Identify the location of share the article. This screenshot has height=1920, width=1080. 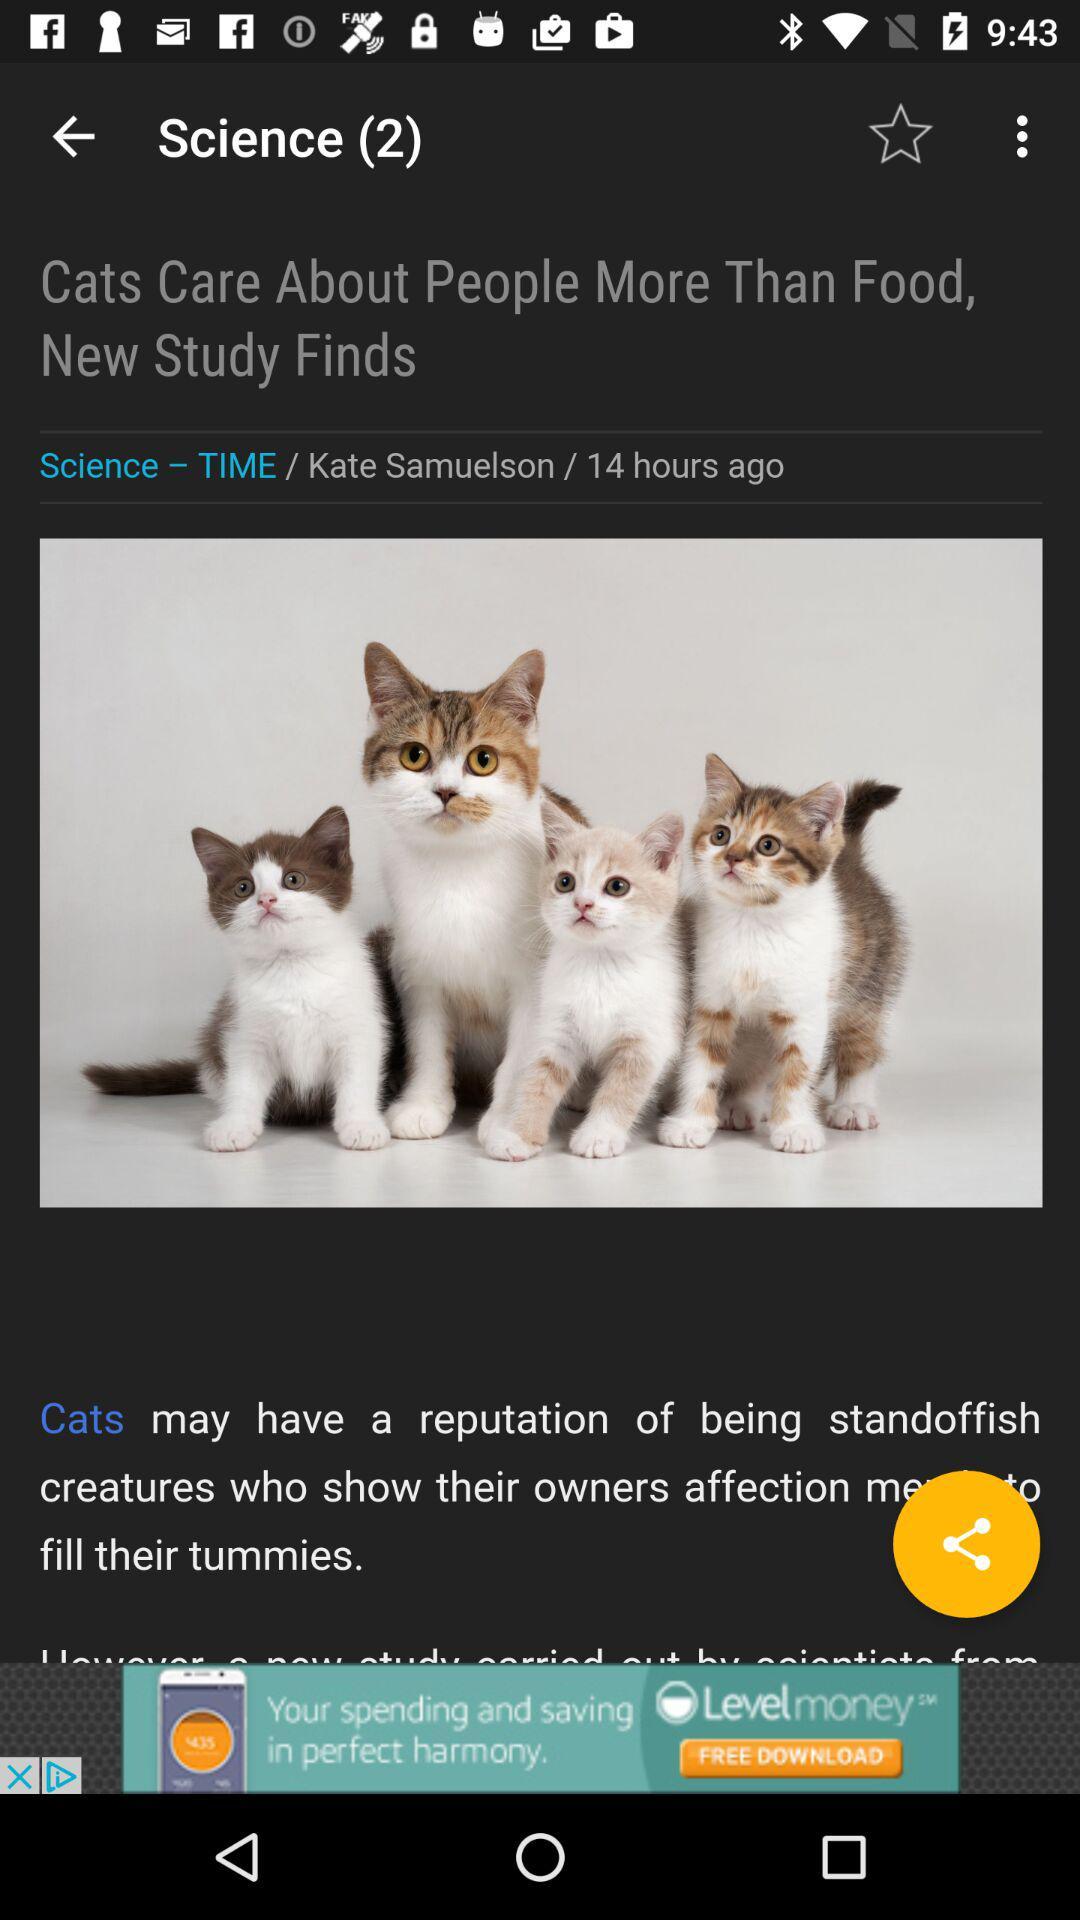
(965, 1543).